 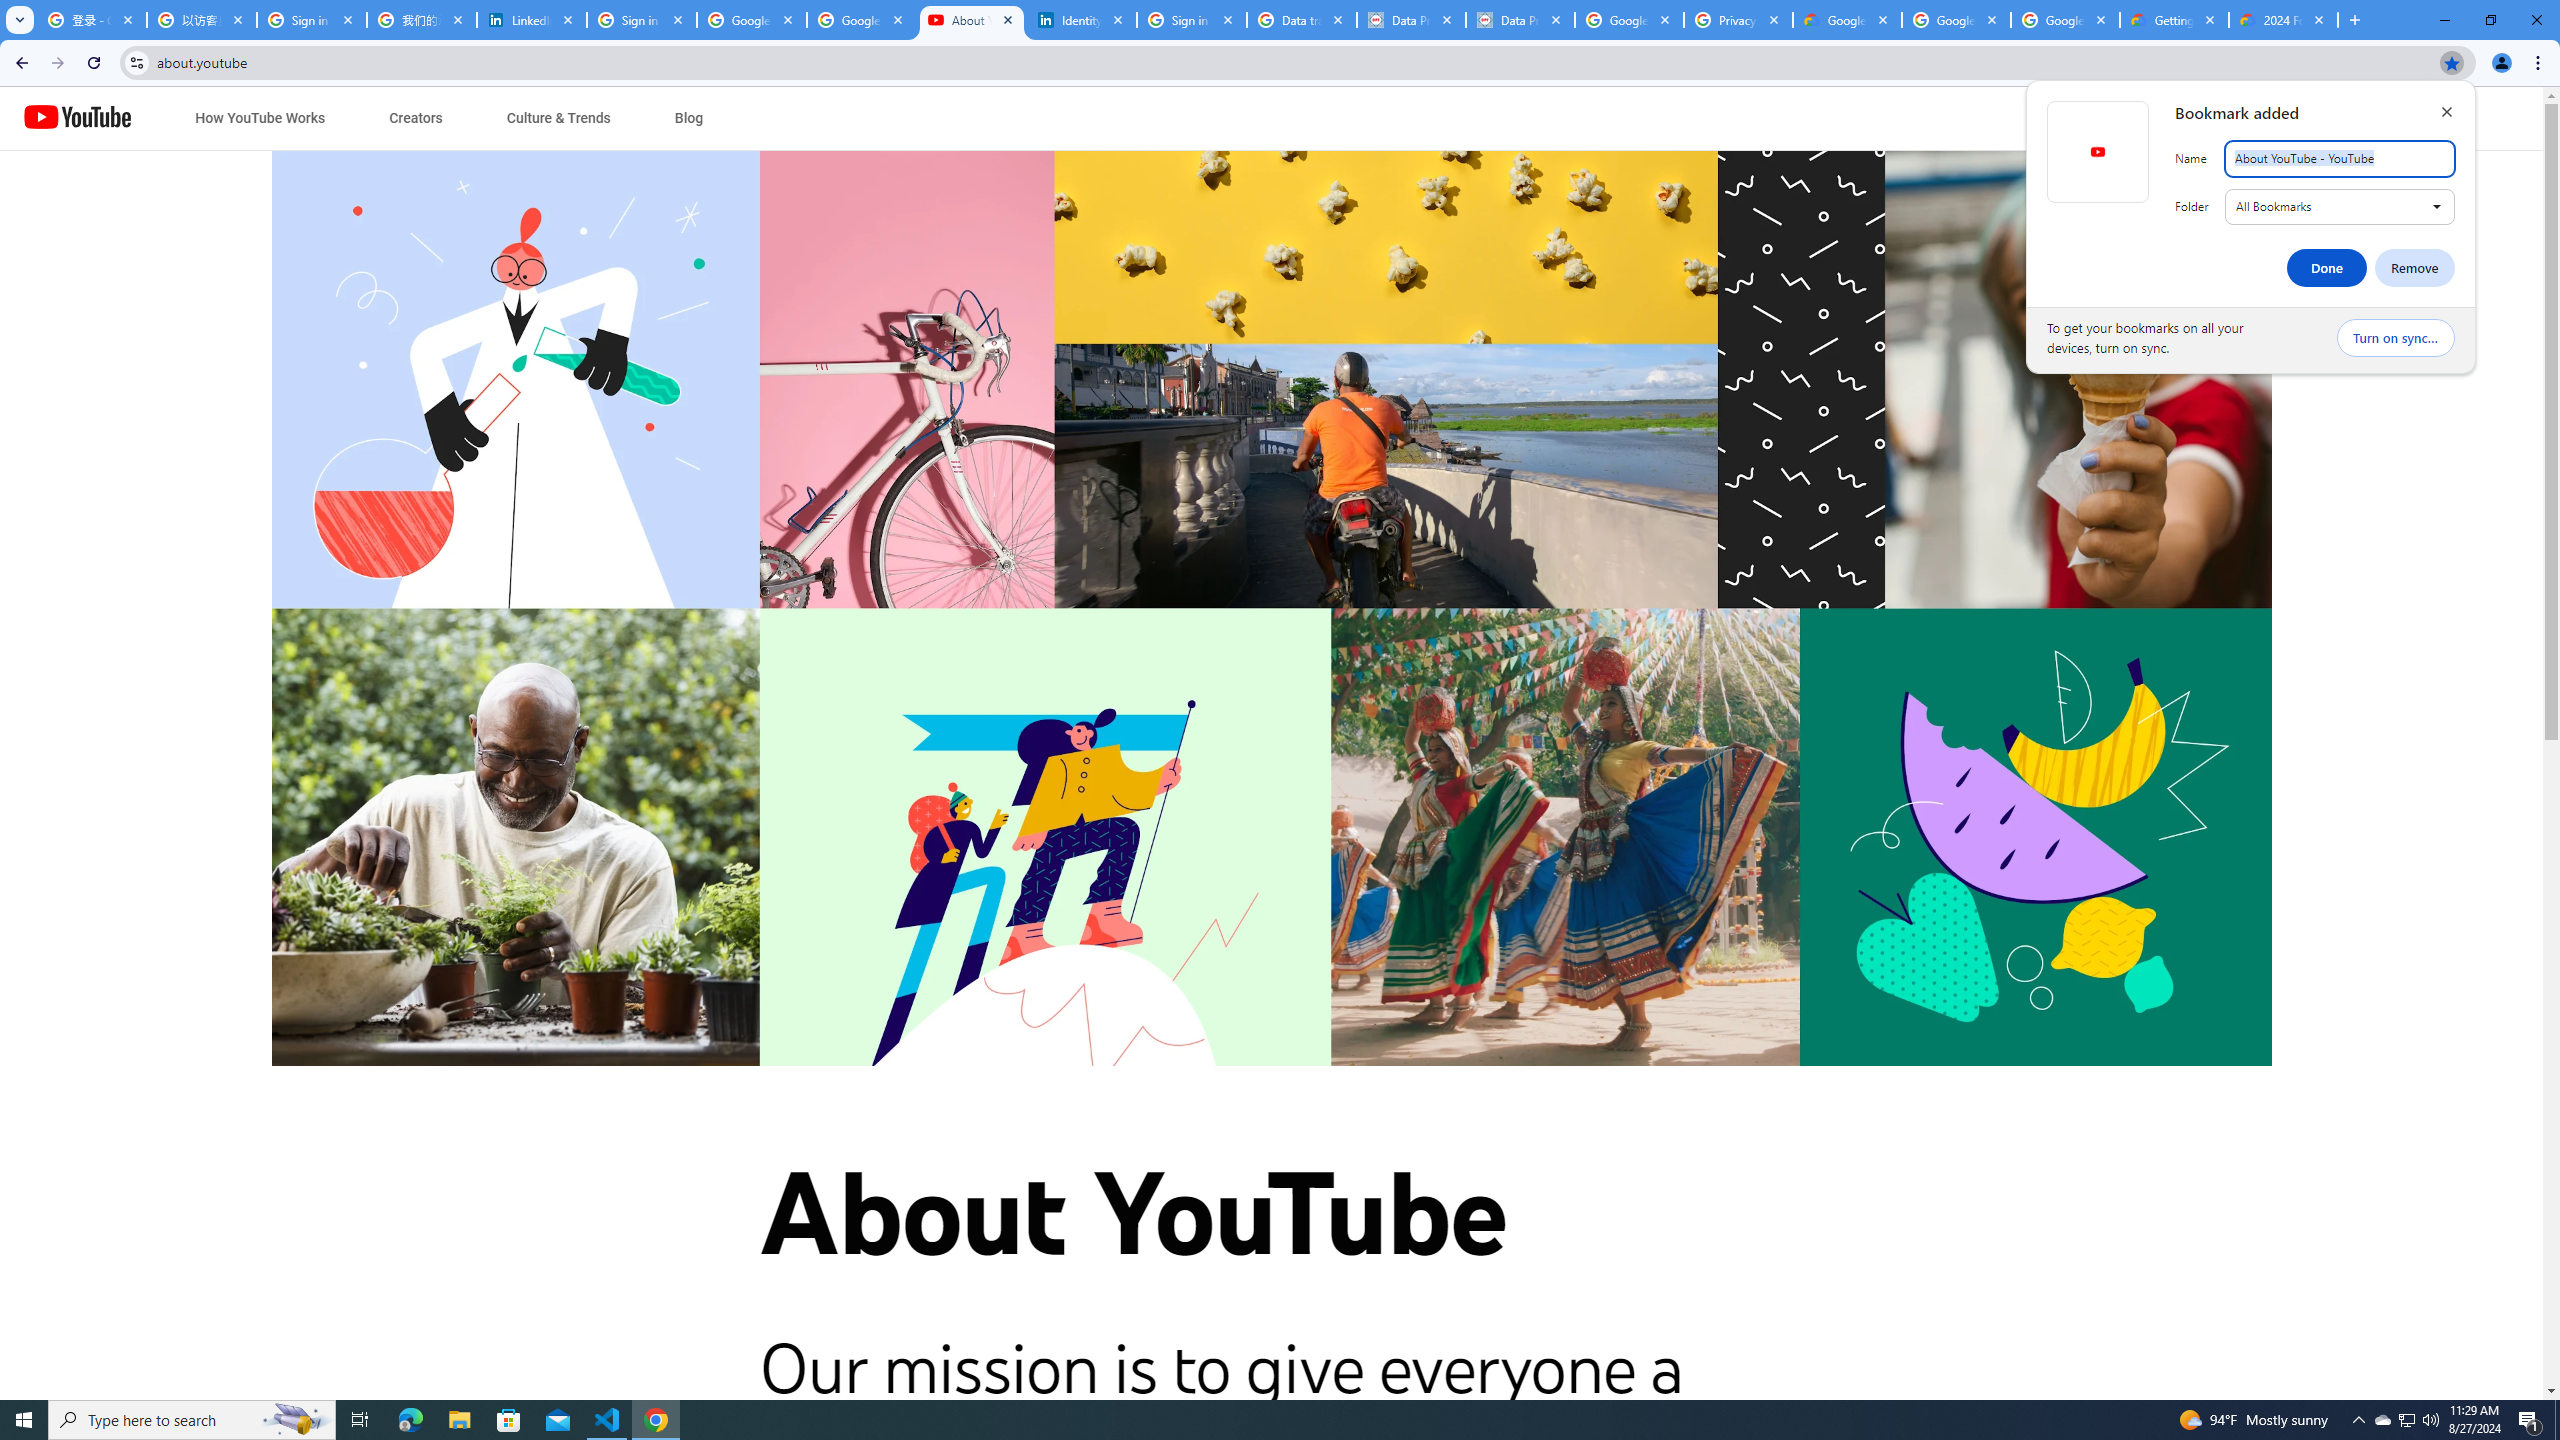 I want to click on 'Data Privacy Framework', so click(x=1520, y=19).